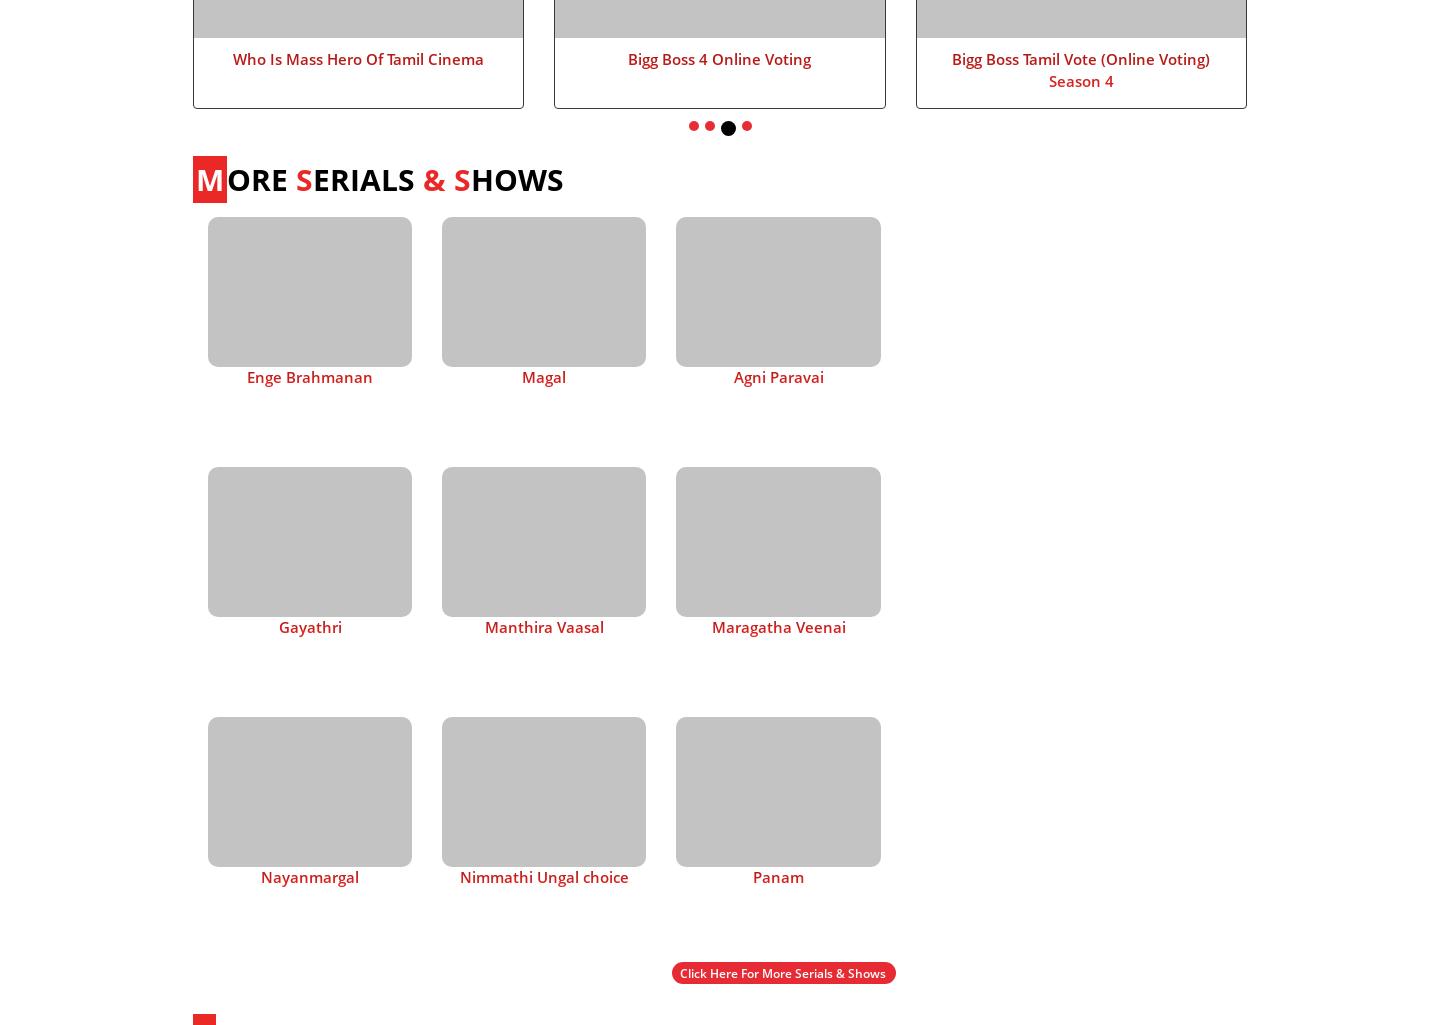 Image resolution: width=1440 pixels, height=1025 pixels. I want to click on 'நீ ஜெயிச்சட்ட மாறா 💥😍 - SooraraiPottru On Oscar Ra..', so click(1070, 395).